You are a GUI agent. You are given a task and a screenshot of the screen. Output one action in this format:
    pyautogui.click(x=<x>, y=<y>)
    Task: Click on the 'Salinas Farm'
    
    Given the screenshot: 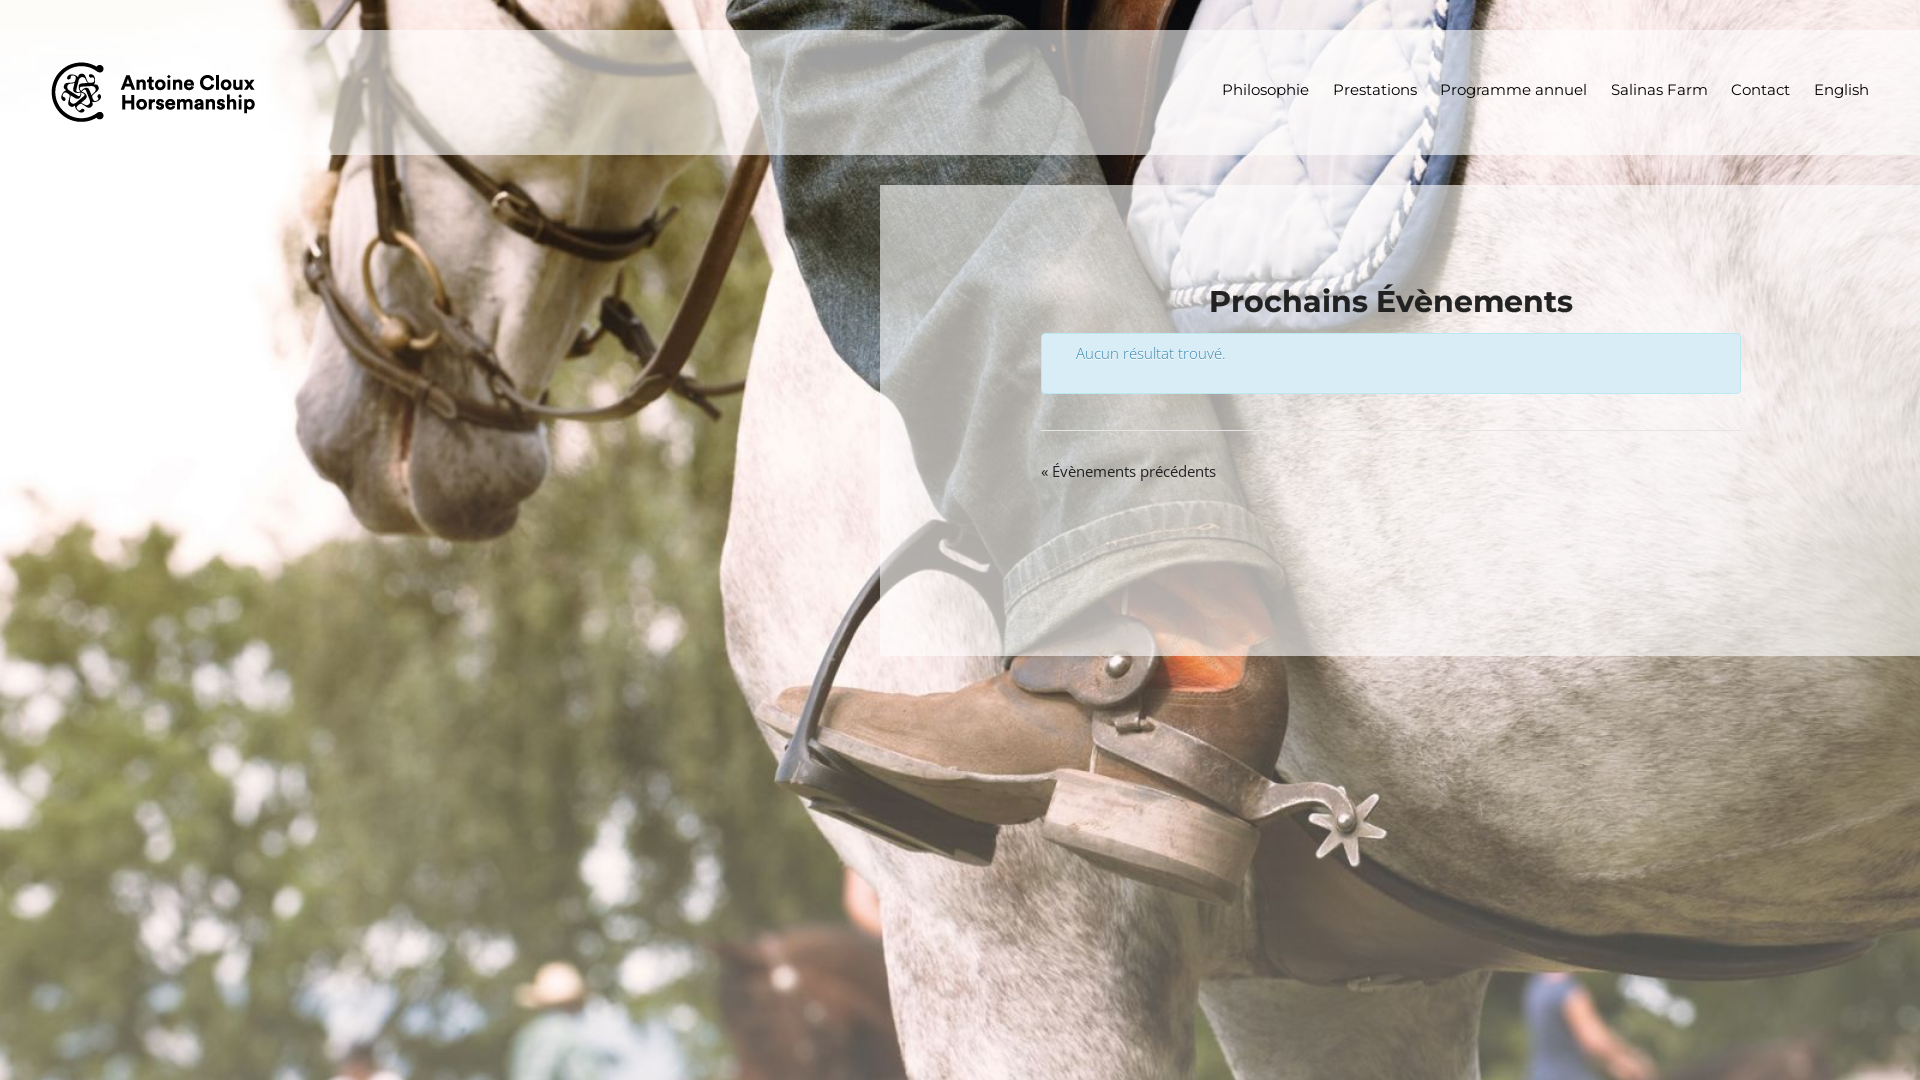 What is the action you would take?
    pyautogui.click(x=1660, y=90)
    